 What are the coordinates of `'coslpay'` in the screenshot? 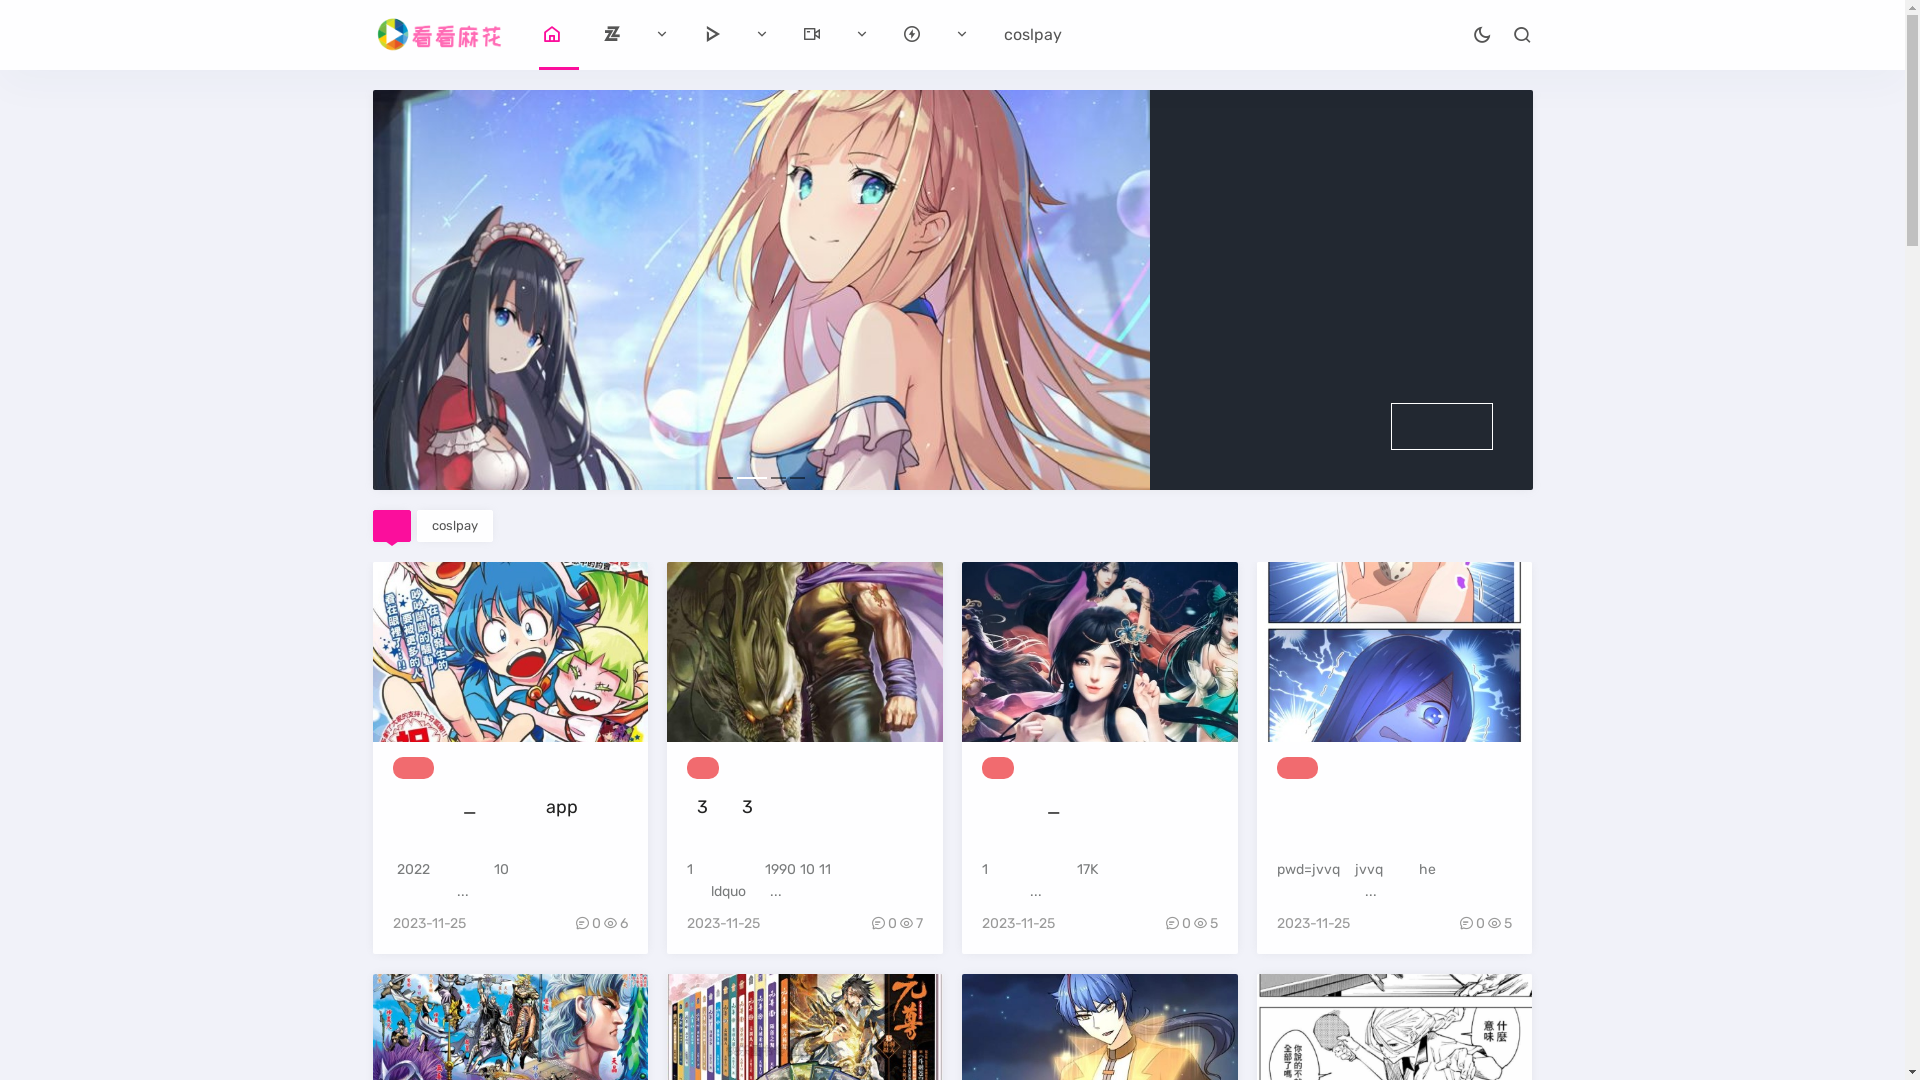 It's located at (1032, 34).